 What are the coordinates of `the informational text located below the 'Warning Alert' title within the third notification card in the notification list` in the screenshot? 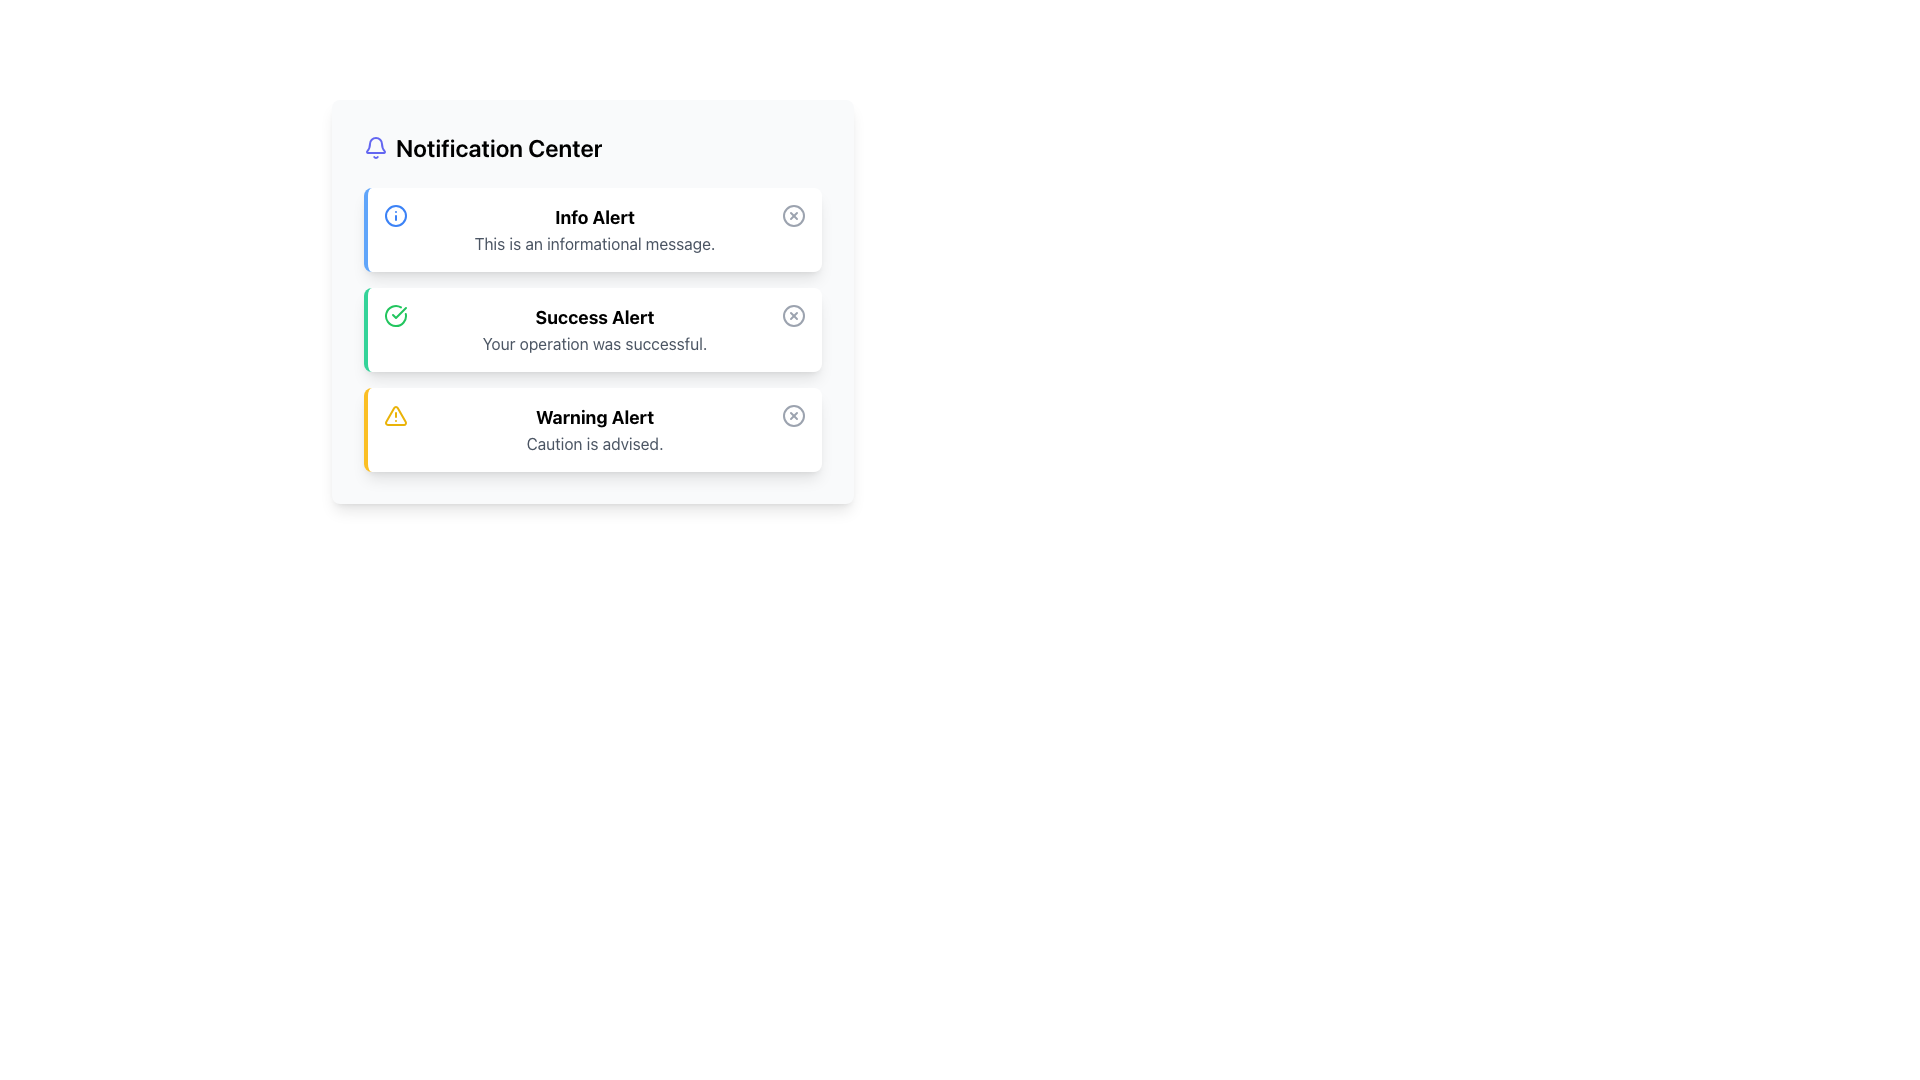 It's located at (594, 442).